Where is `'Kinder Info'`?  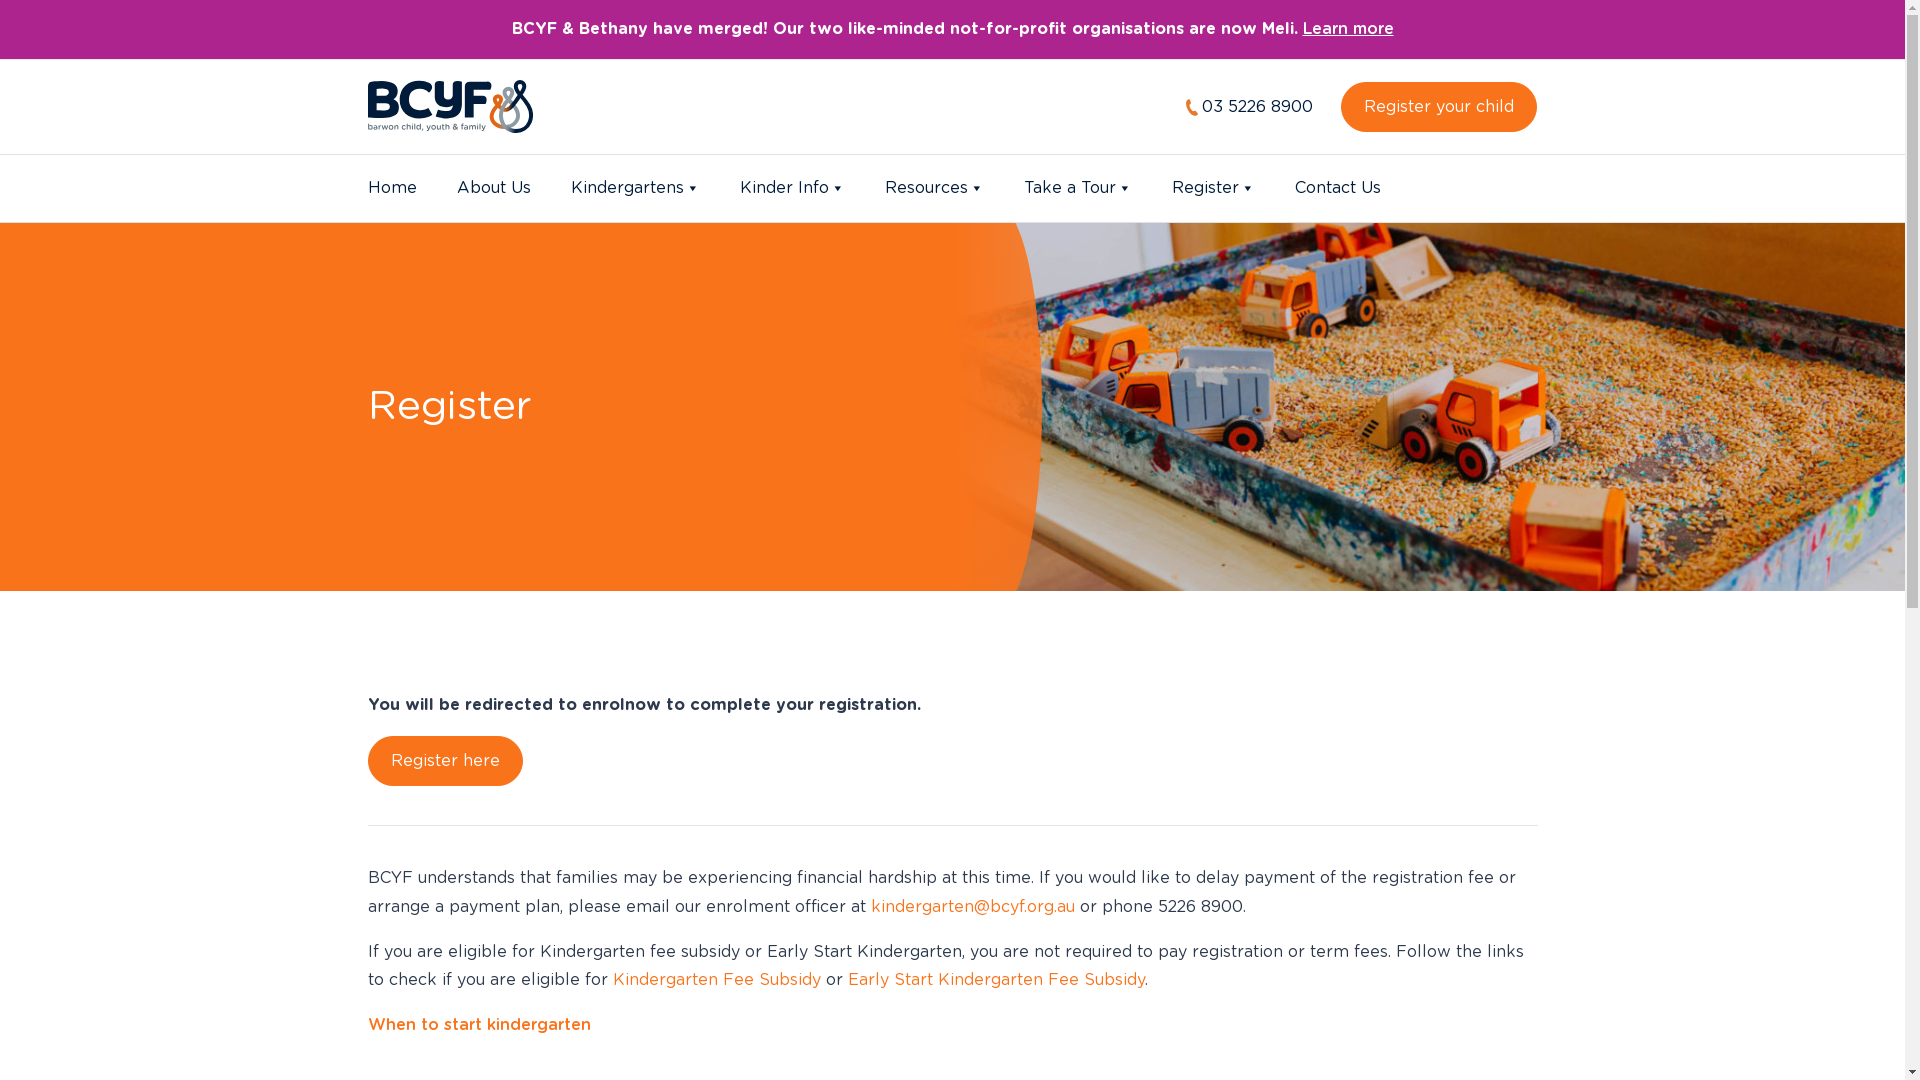 'Kinder Info' is located at coordinates (791, 188).